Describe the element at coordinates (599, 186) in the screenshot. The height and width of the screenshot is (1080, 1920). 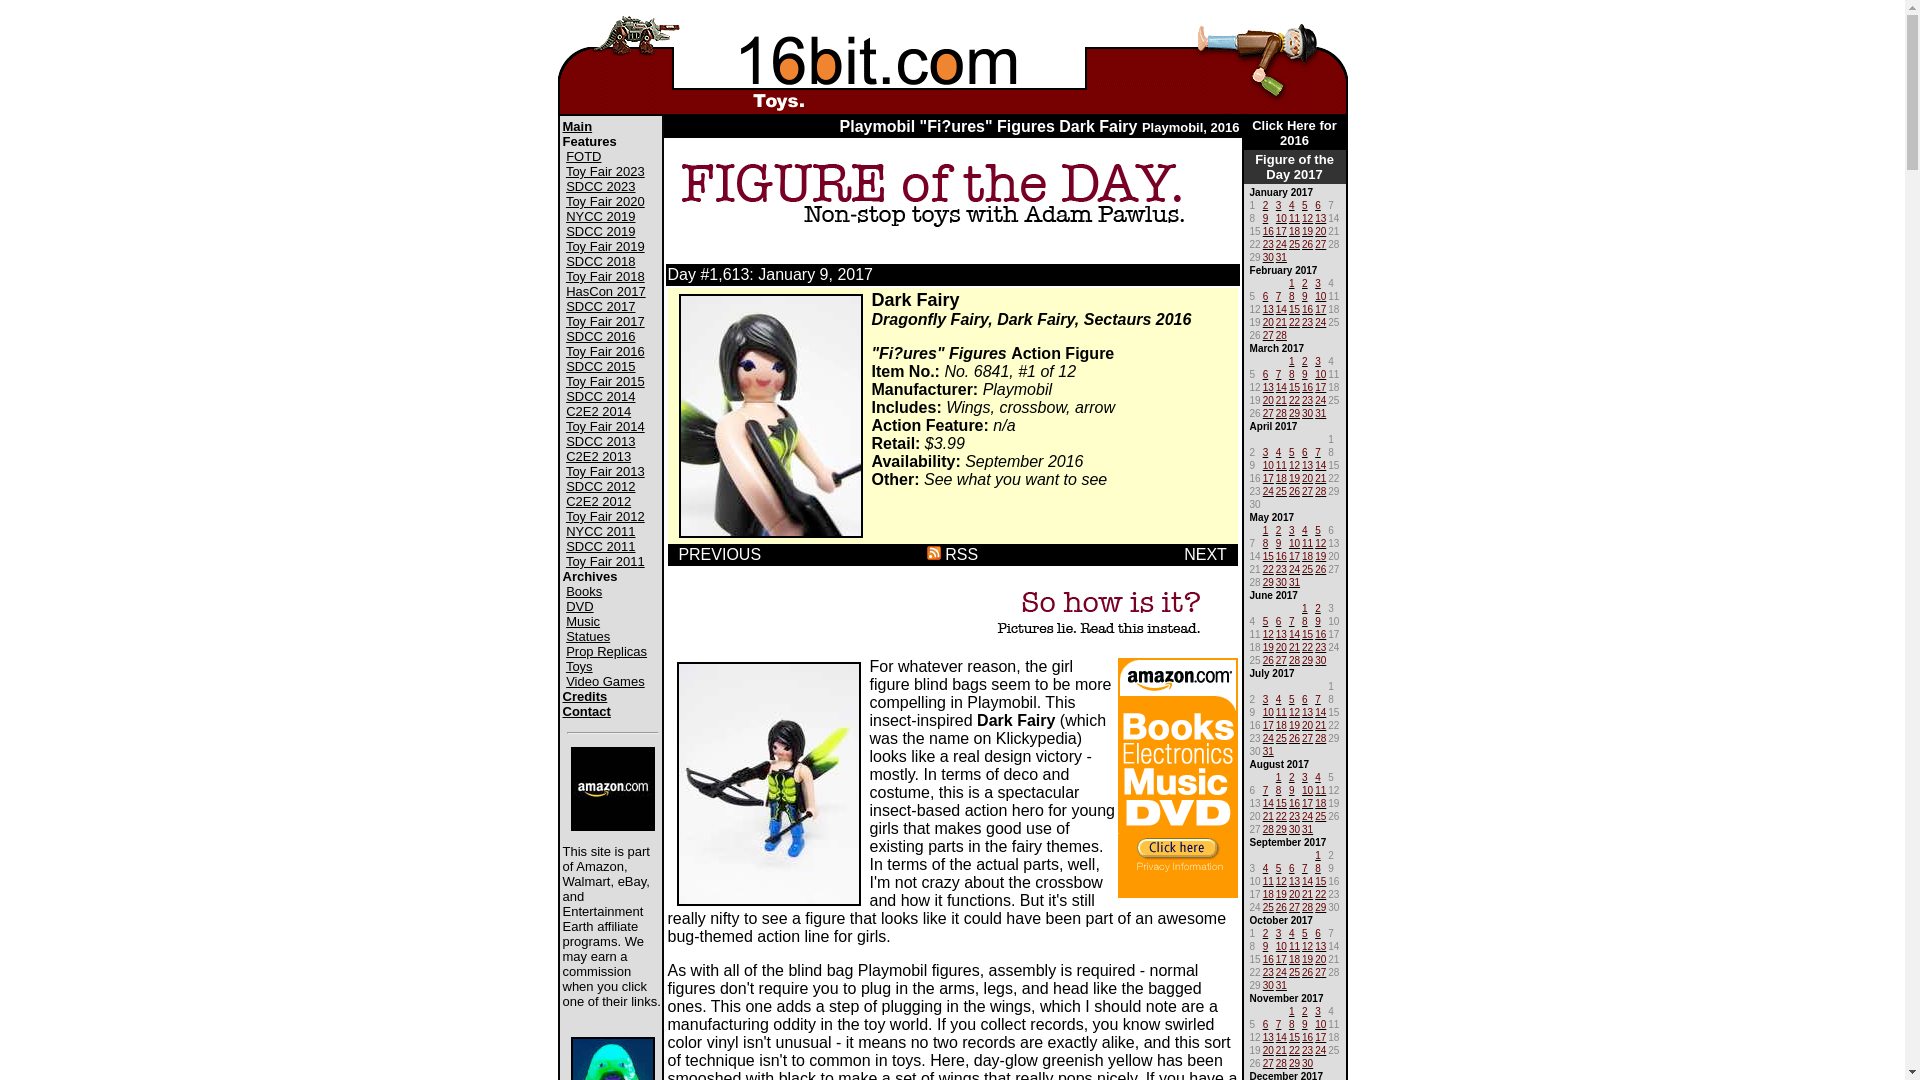
I see `'SDCC 2023'` at that location.